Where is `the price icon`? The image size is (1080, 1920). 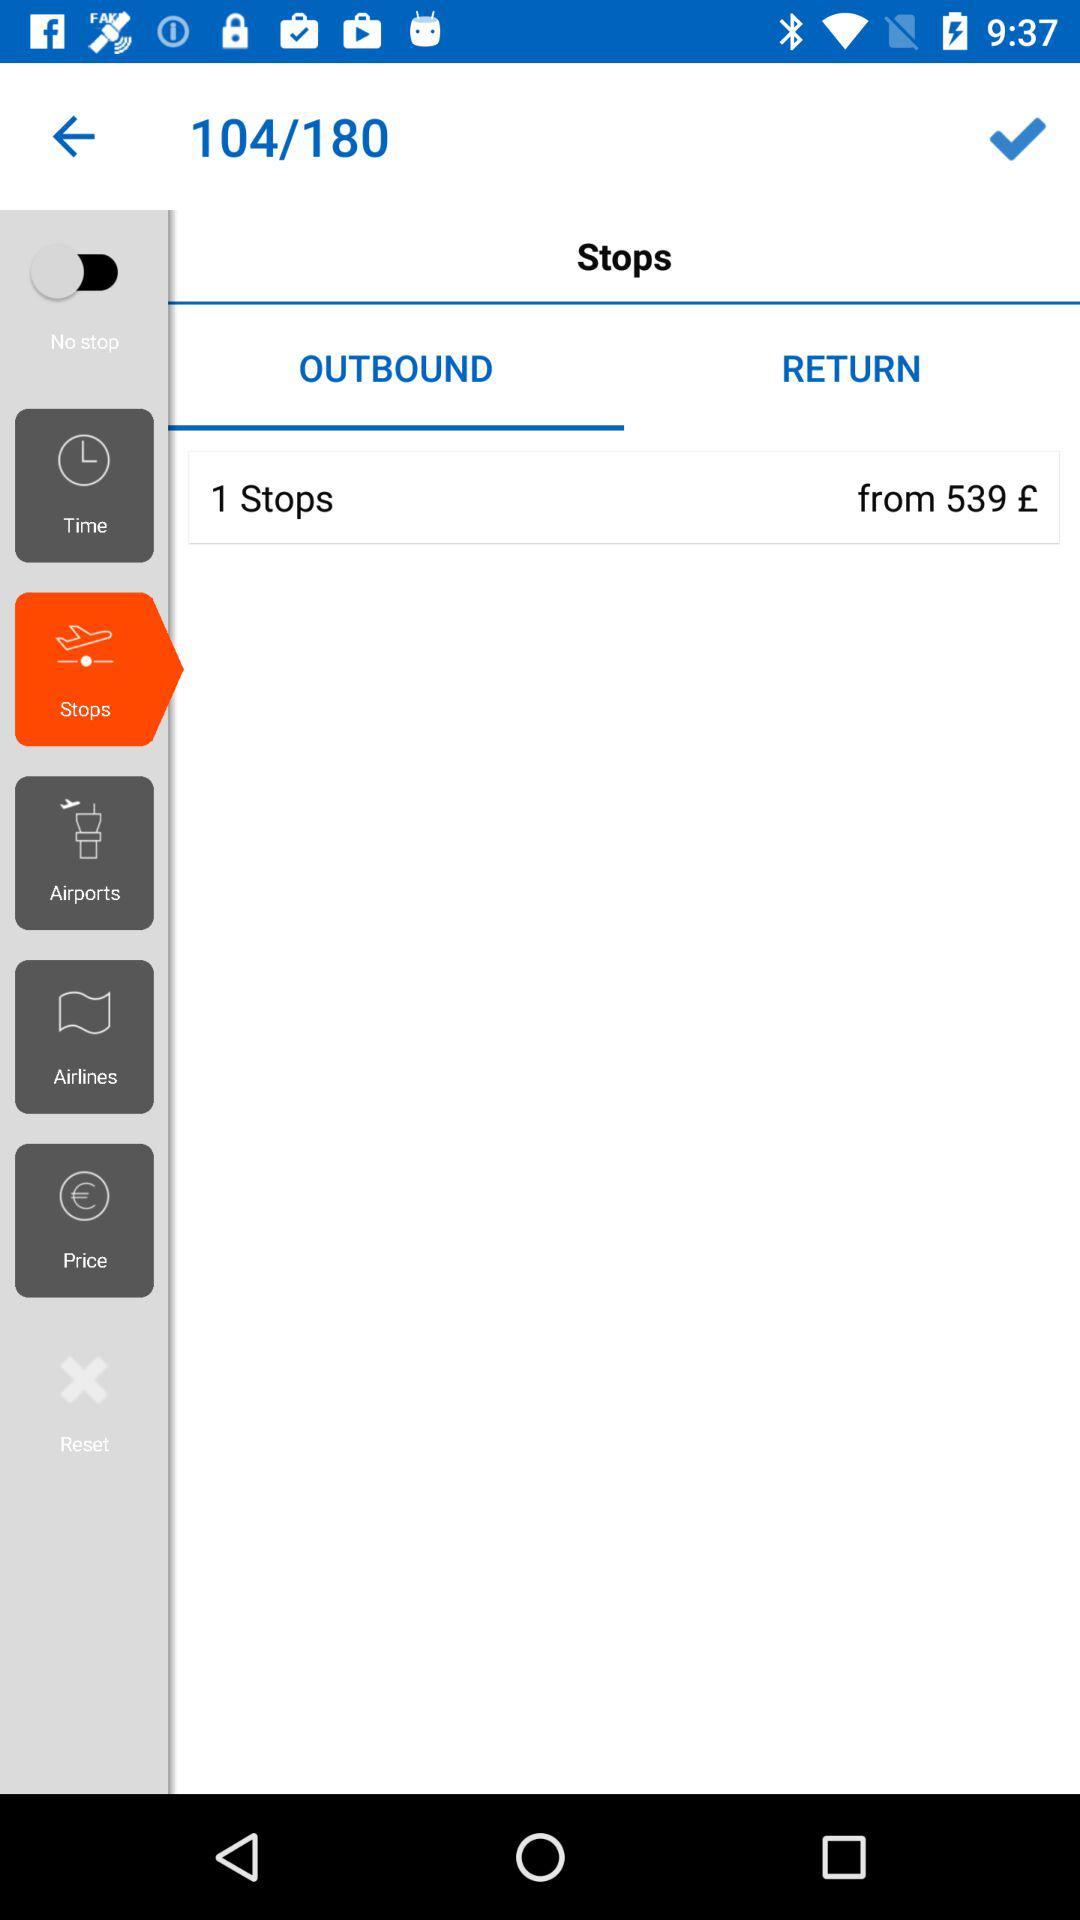
the price icon is located at coordinates (91, 1219).